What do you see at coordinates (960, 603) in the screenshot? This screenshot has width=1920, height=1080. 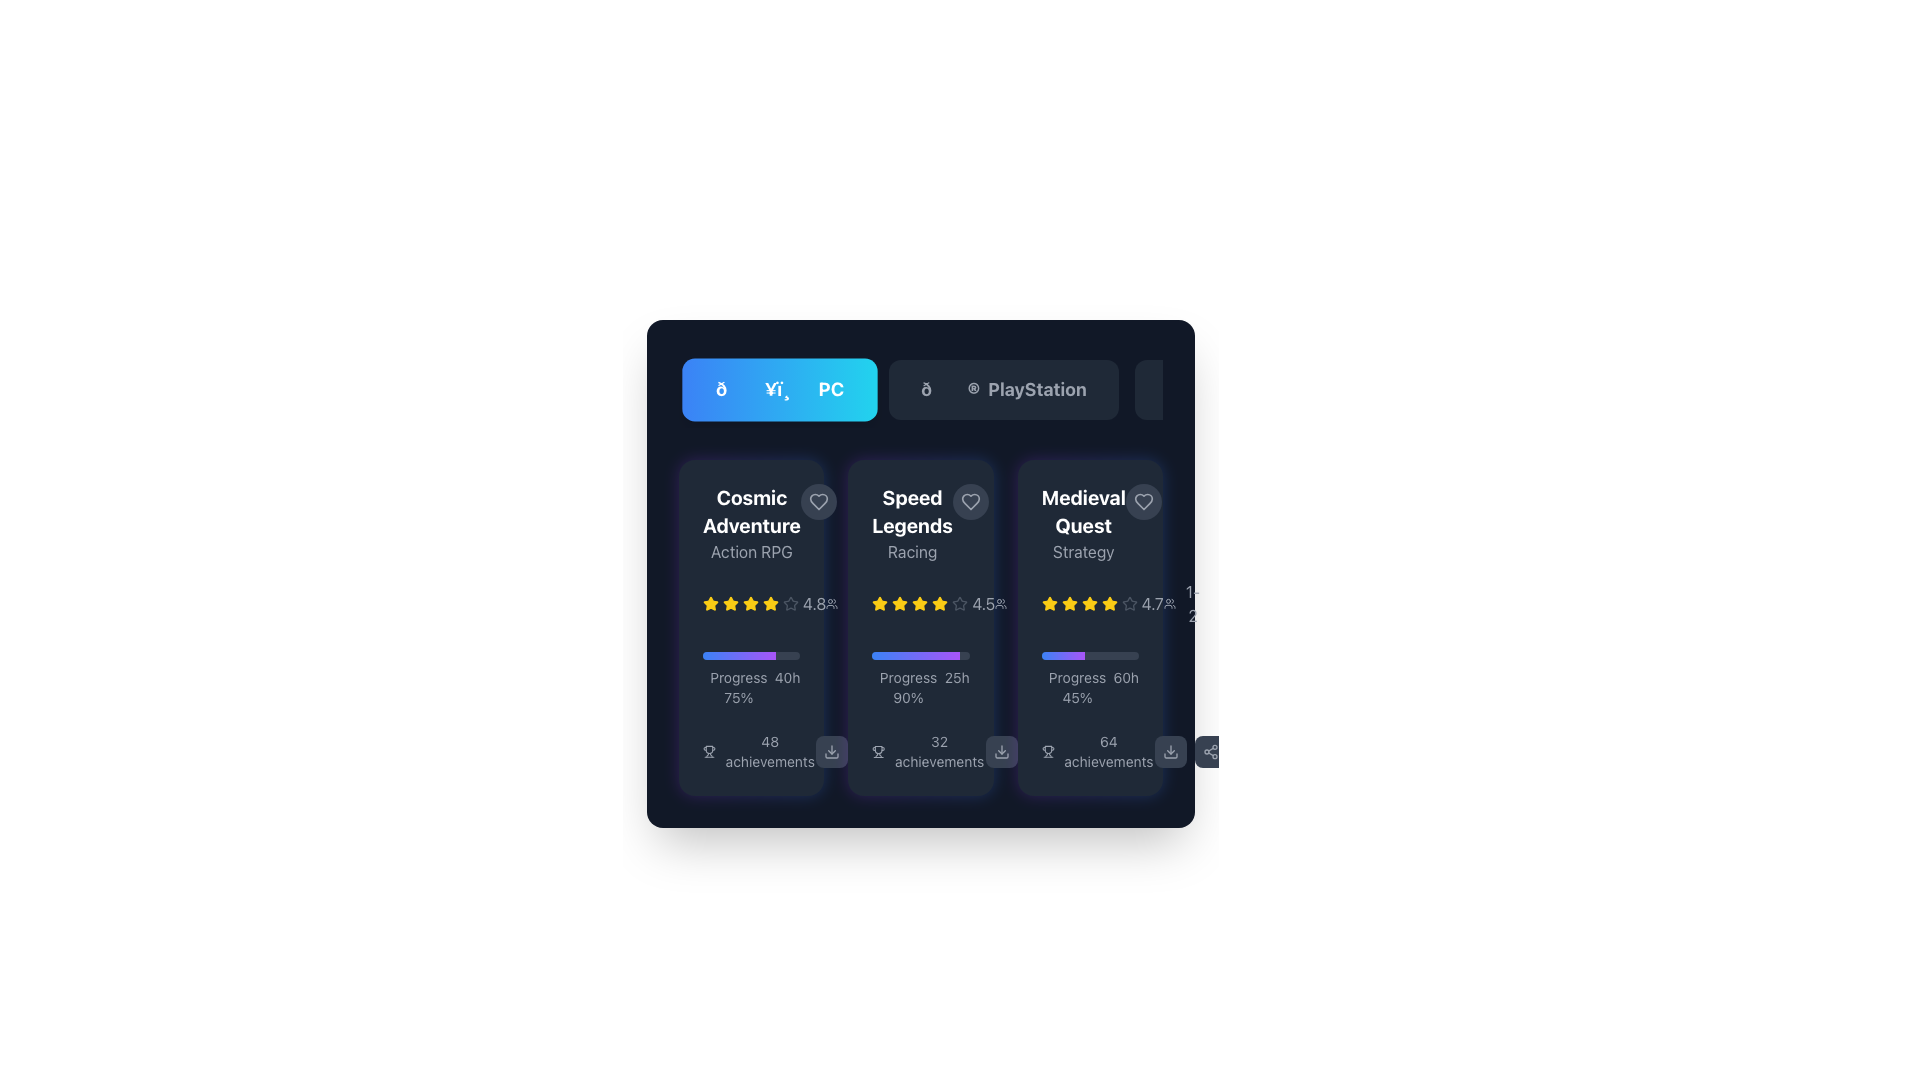 I see `the rightmost star-shaped icon in the rating component for the 'Speed Legends' game card, which is outlined in gray and not filled, distinguishing it from the filled yellow star icons` at bounding box center [960, 603].